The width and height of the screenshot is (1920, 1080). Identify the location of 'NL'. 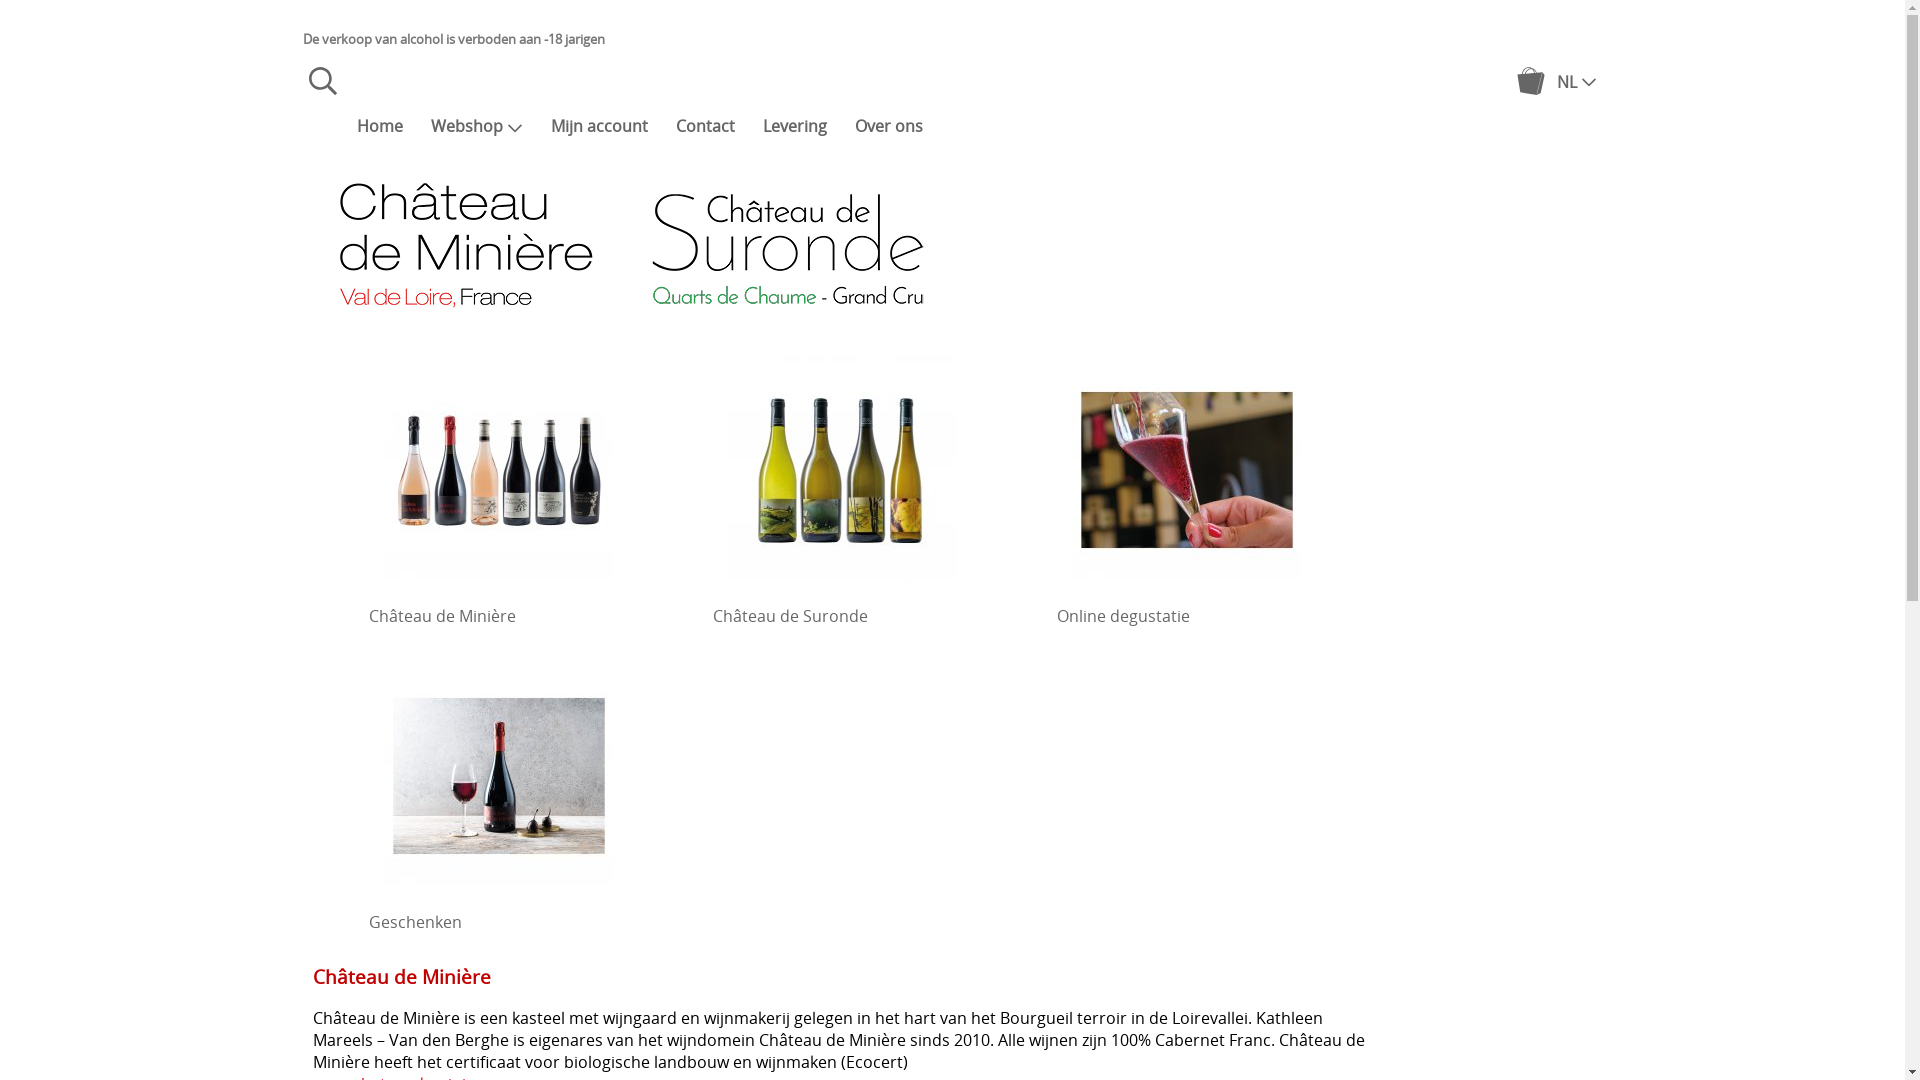
(1554, 79).